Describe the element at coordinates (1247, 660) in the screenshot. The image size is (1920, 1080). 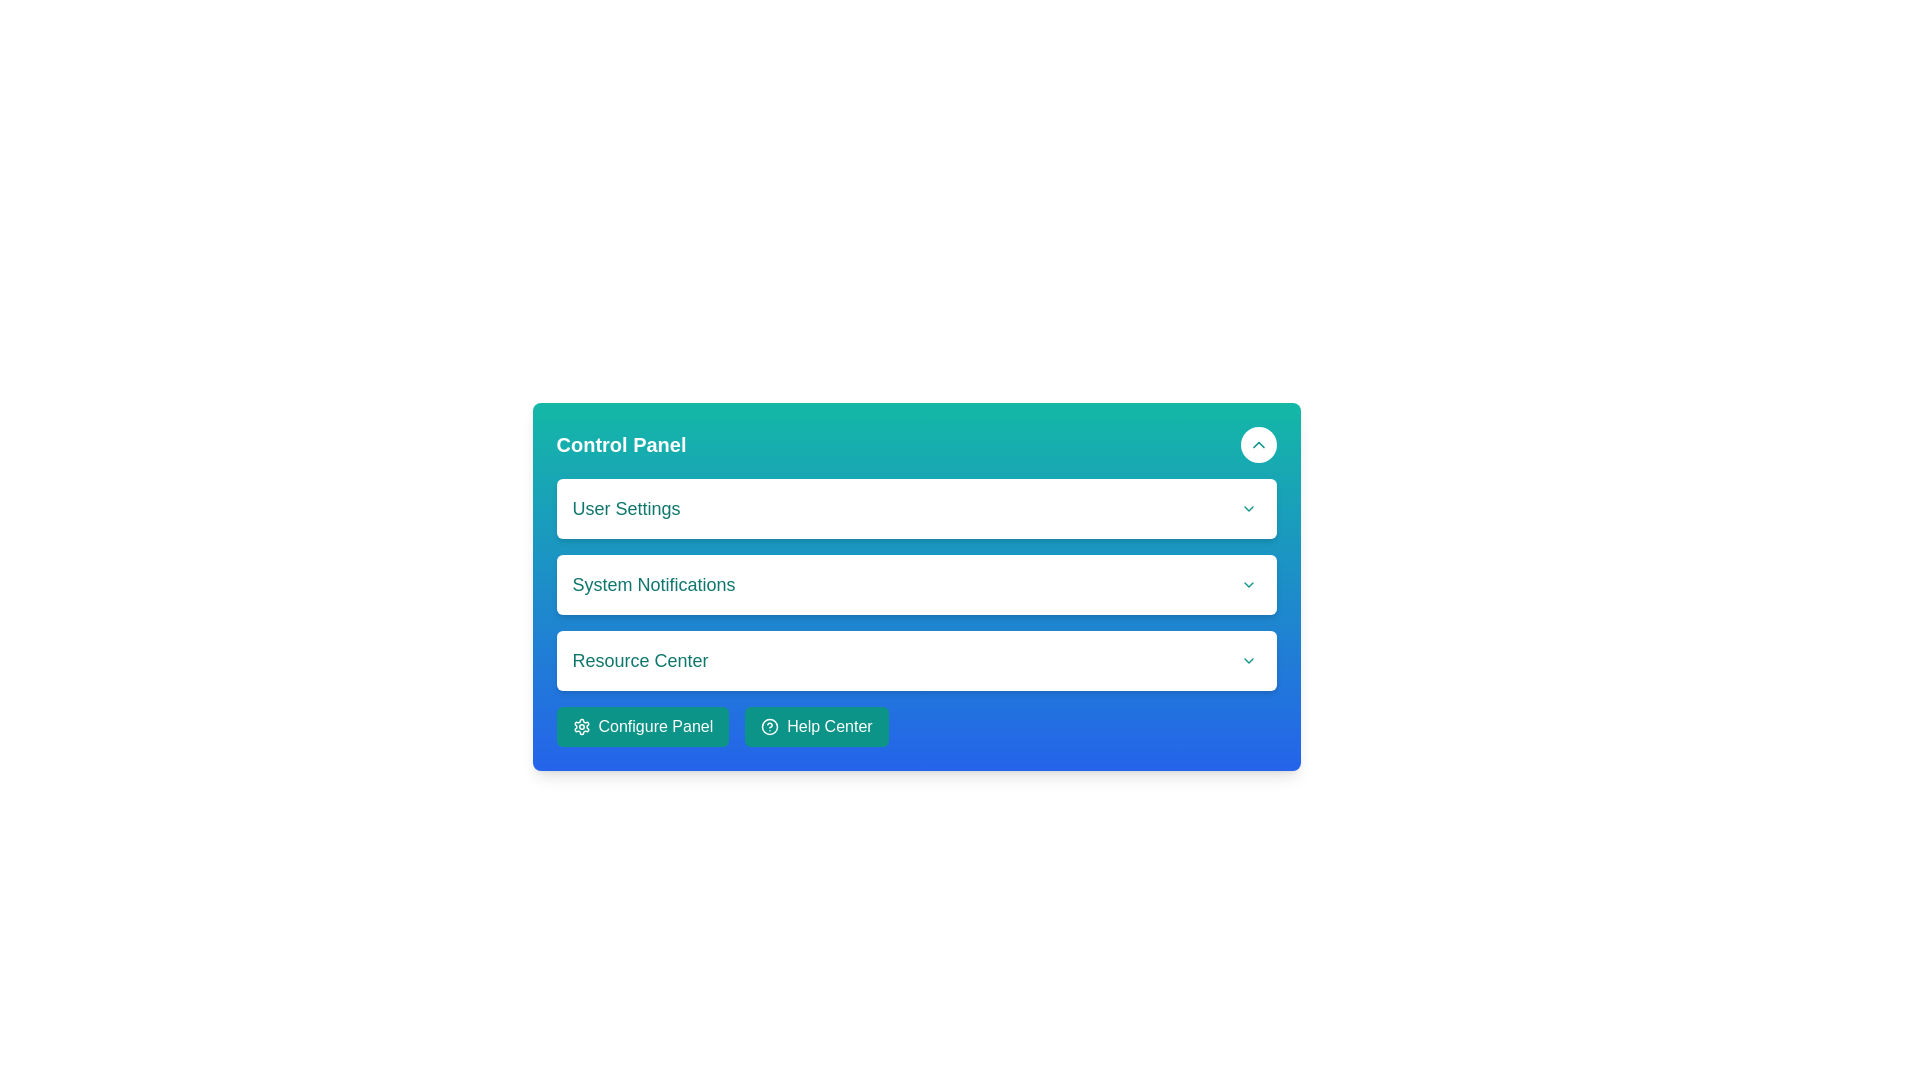
I see `the teal downward-facing chevron icon at the rightmost end of the 'Resource Center' label` at that location.